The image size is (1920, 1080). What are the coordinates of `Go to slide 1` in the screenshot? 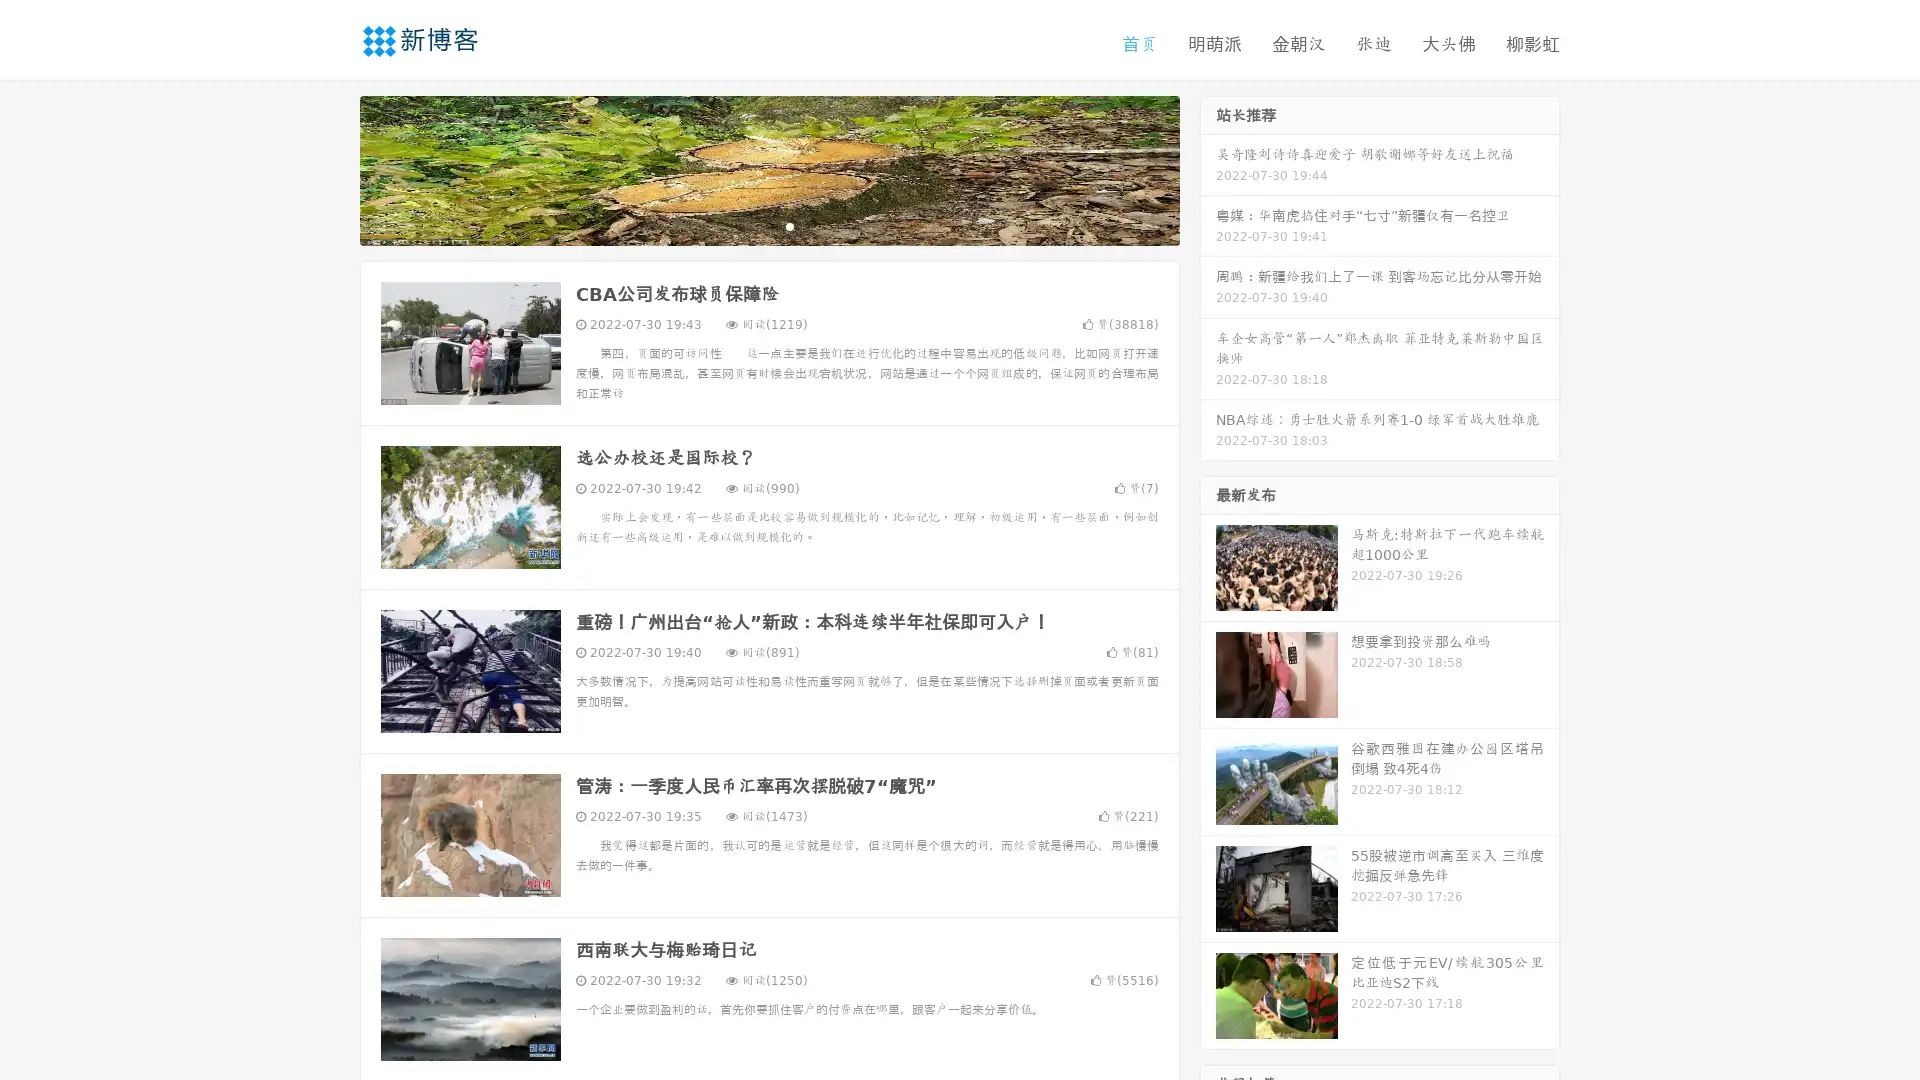 It's located at (748, 225).